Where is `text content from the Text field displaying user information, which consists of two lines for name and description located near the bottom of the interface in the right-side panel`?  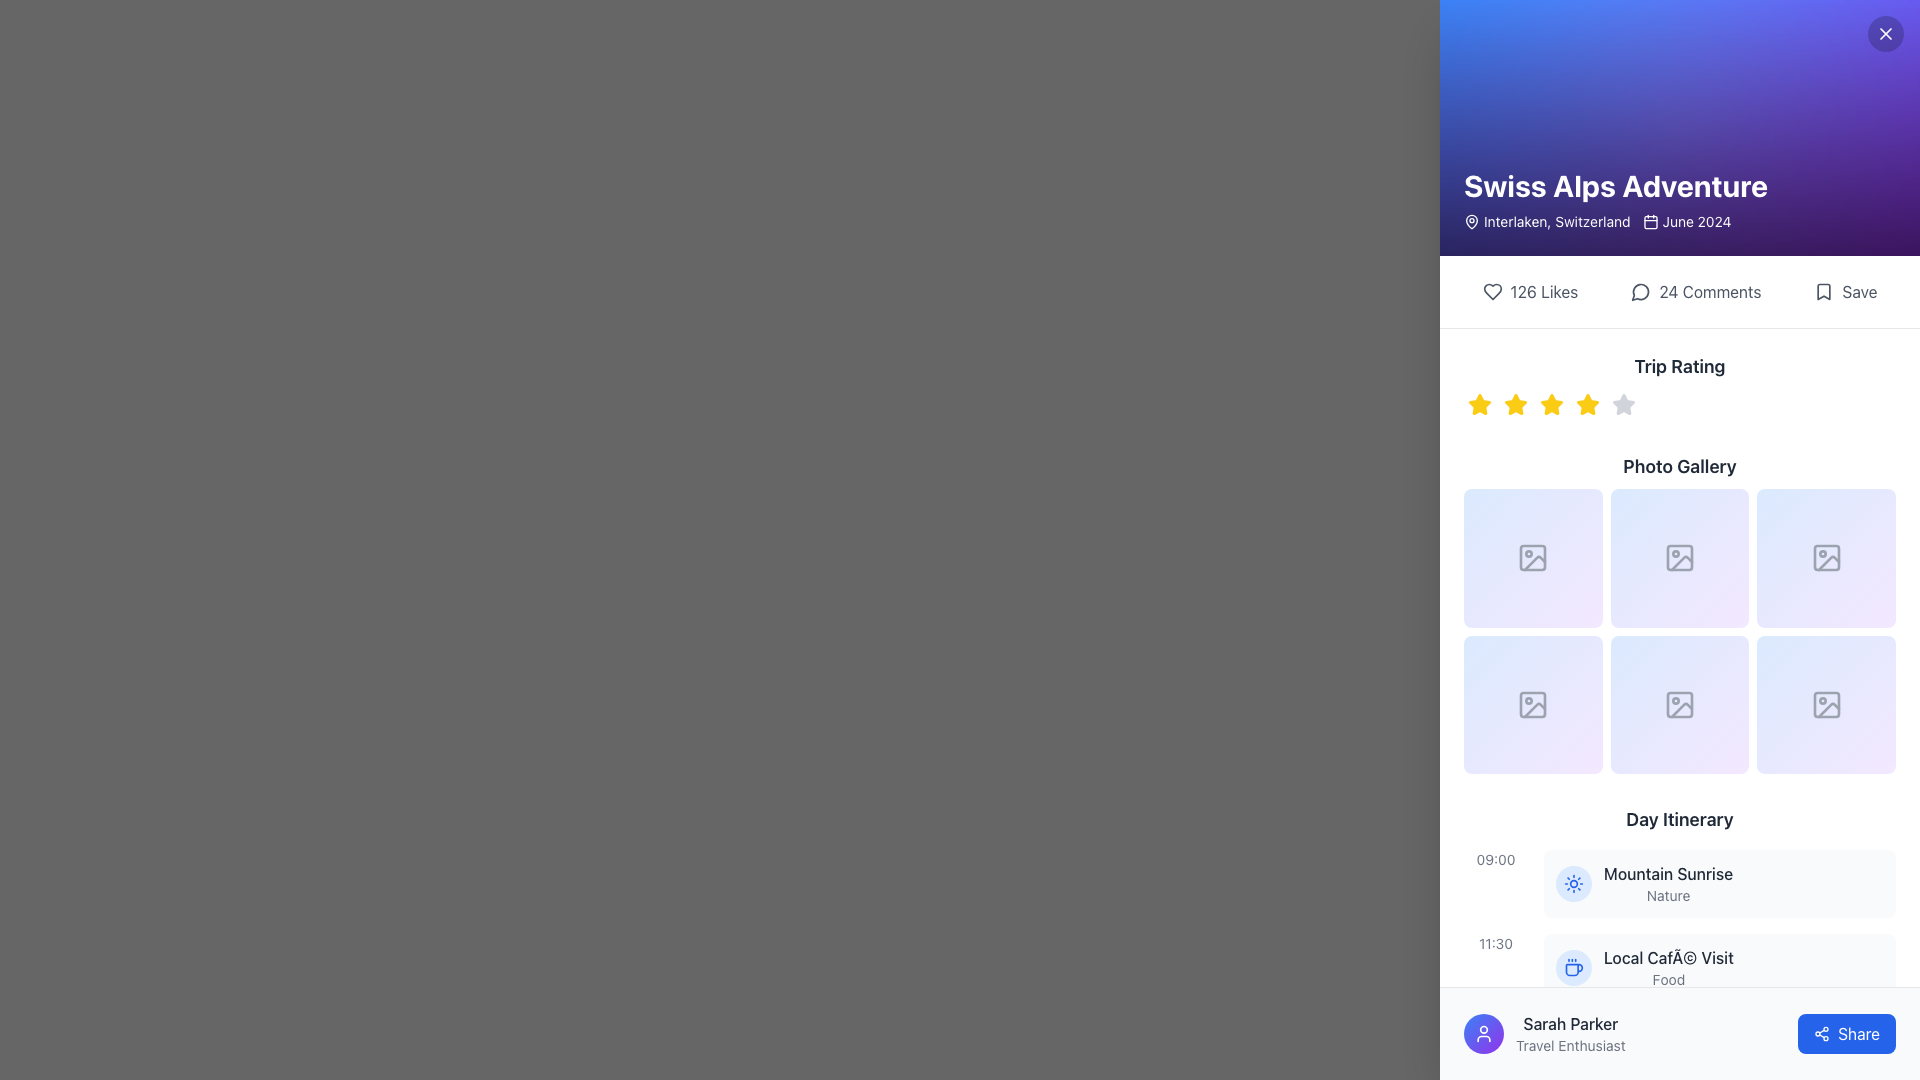
text content from the Text field displaying user information, which consists of two lines for name and description located near the bottom of the interface in the right-side panel is located at coordinates (1569, 1033).